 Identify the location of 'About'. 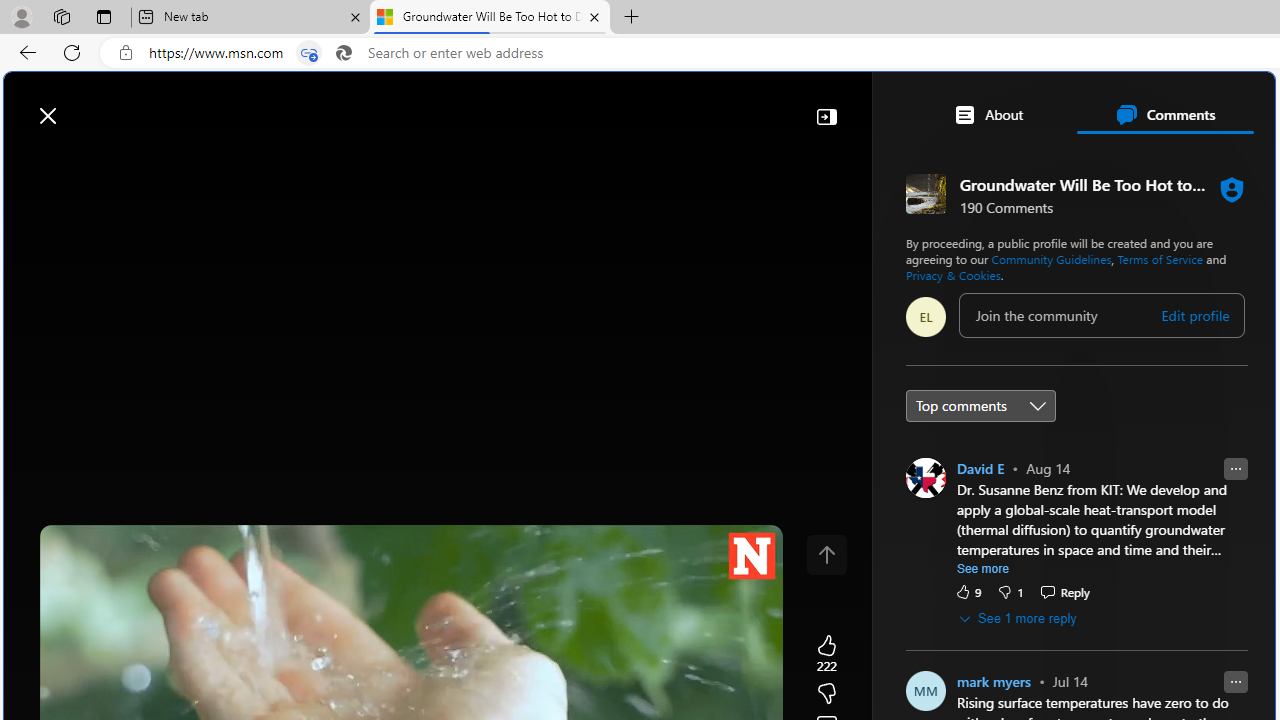
(987, 114).